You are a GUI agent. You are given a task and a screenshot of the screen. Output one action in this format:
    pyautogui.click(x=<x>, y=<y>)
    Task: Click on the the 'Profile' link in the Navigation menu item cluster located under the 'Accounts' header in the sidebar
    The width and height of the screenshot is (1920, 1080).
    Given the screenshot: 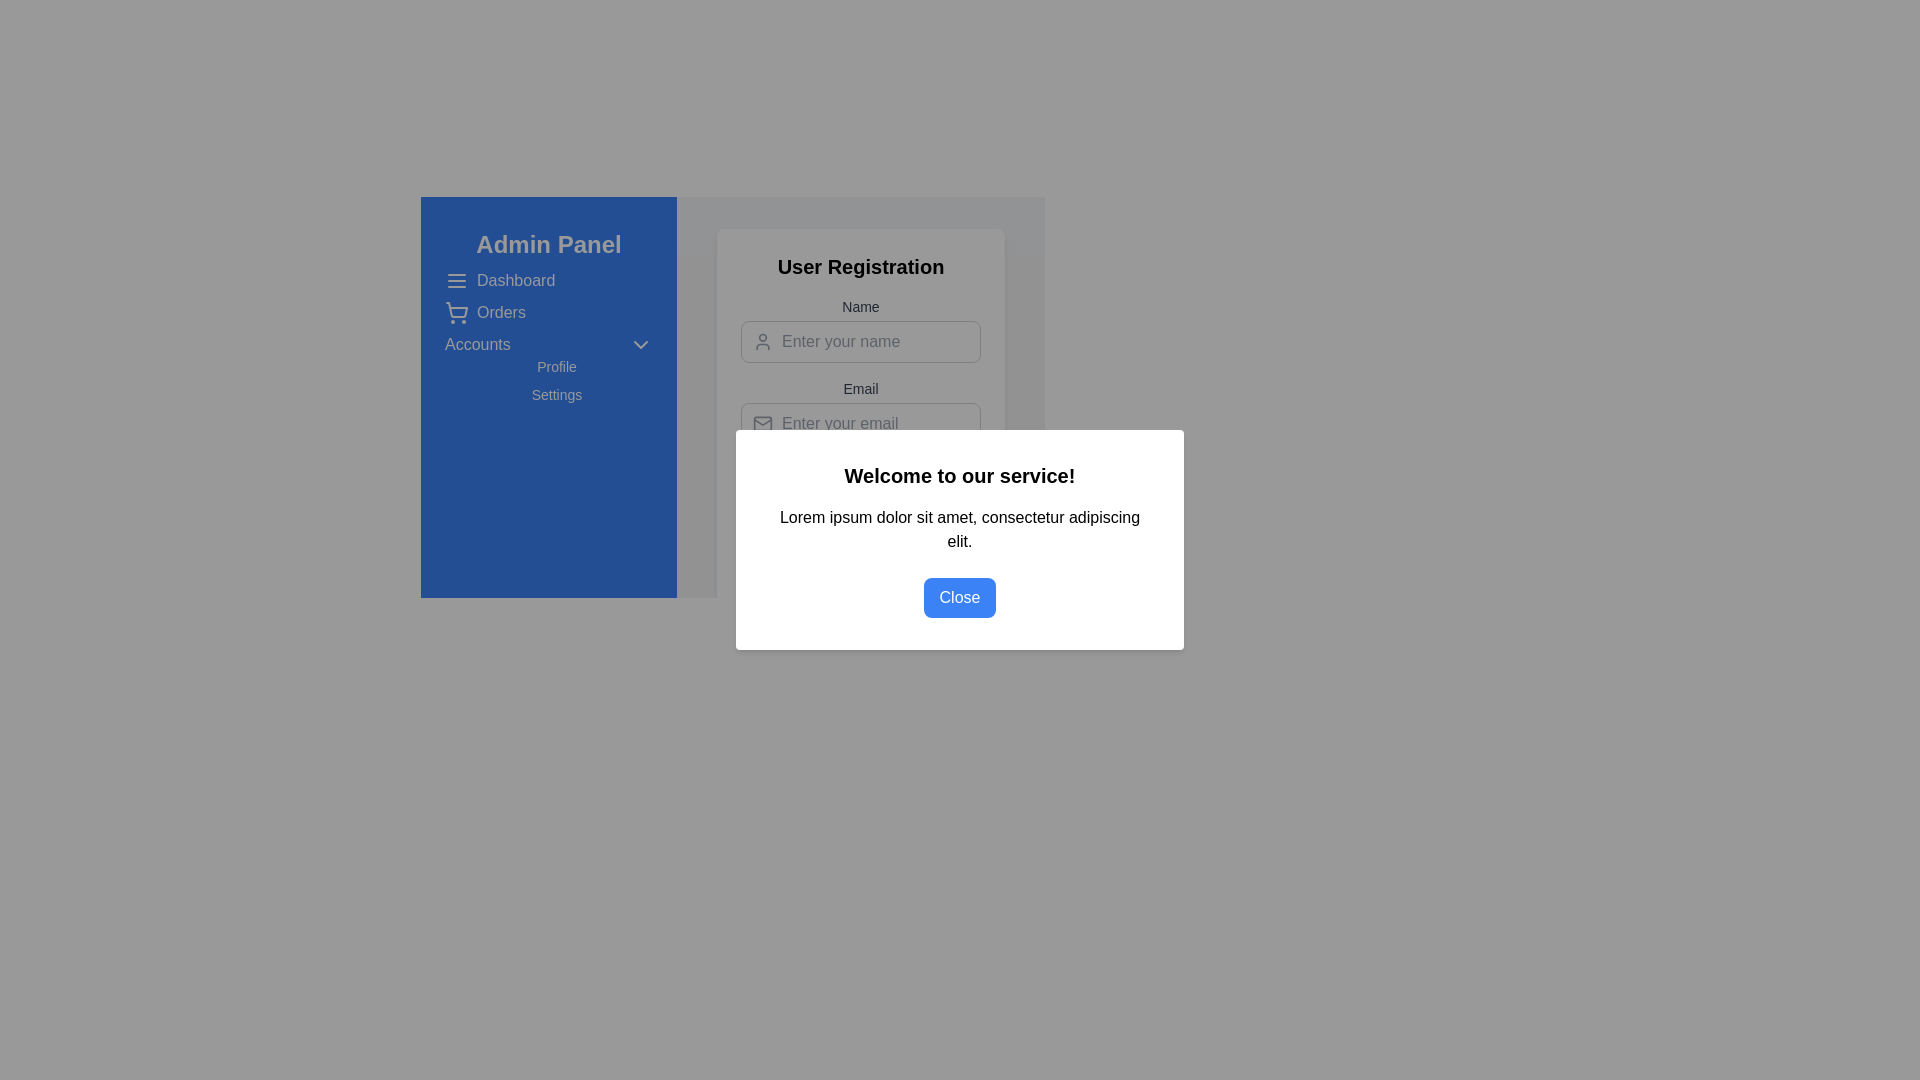 What is the action you would take?
    pyautogui.click(x=556, y=381)
    